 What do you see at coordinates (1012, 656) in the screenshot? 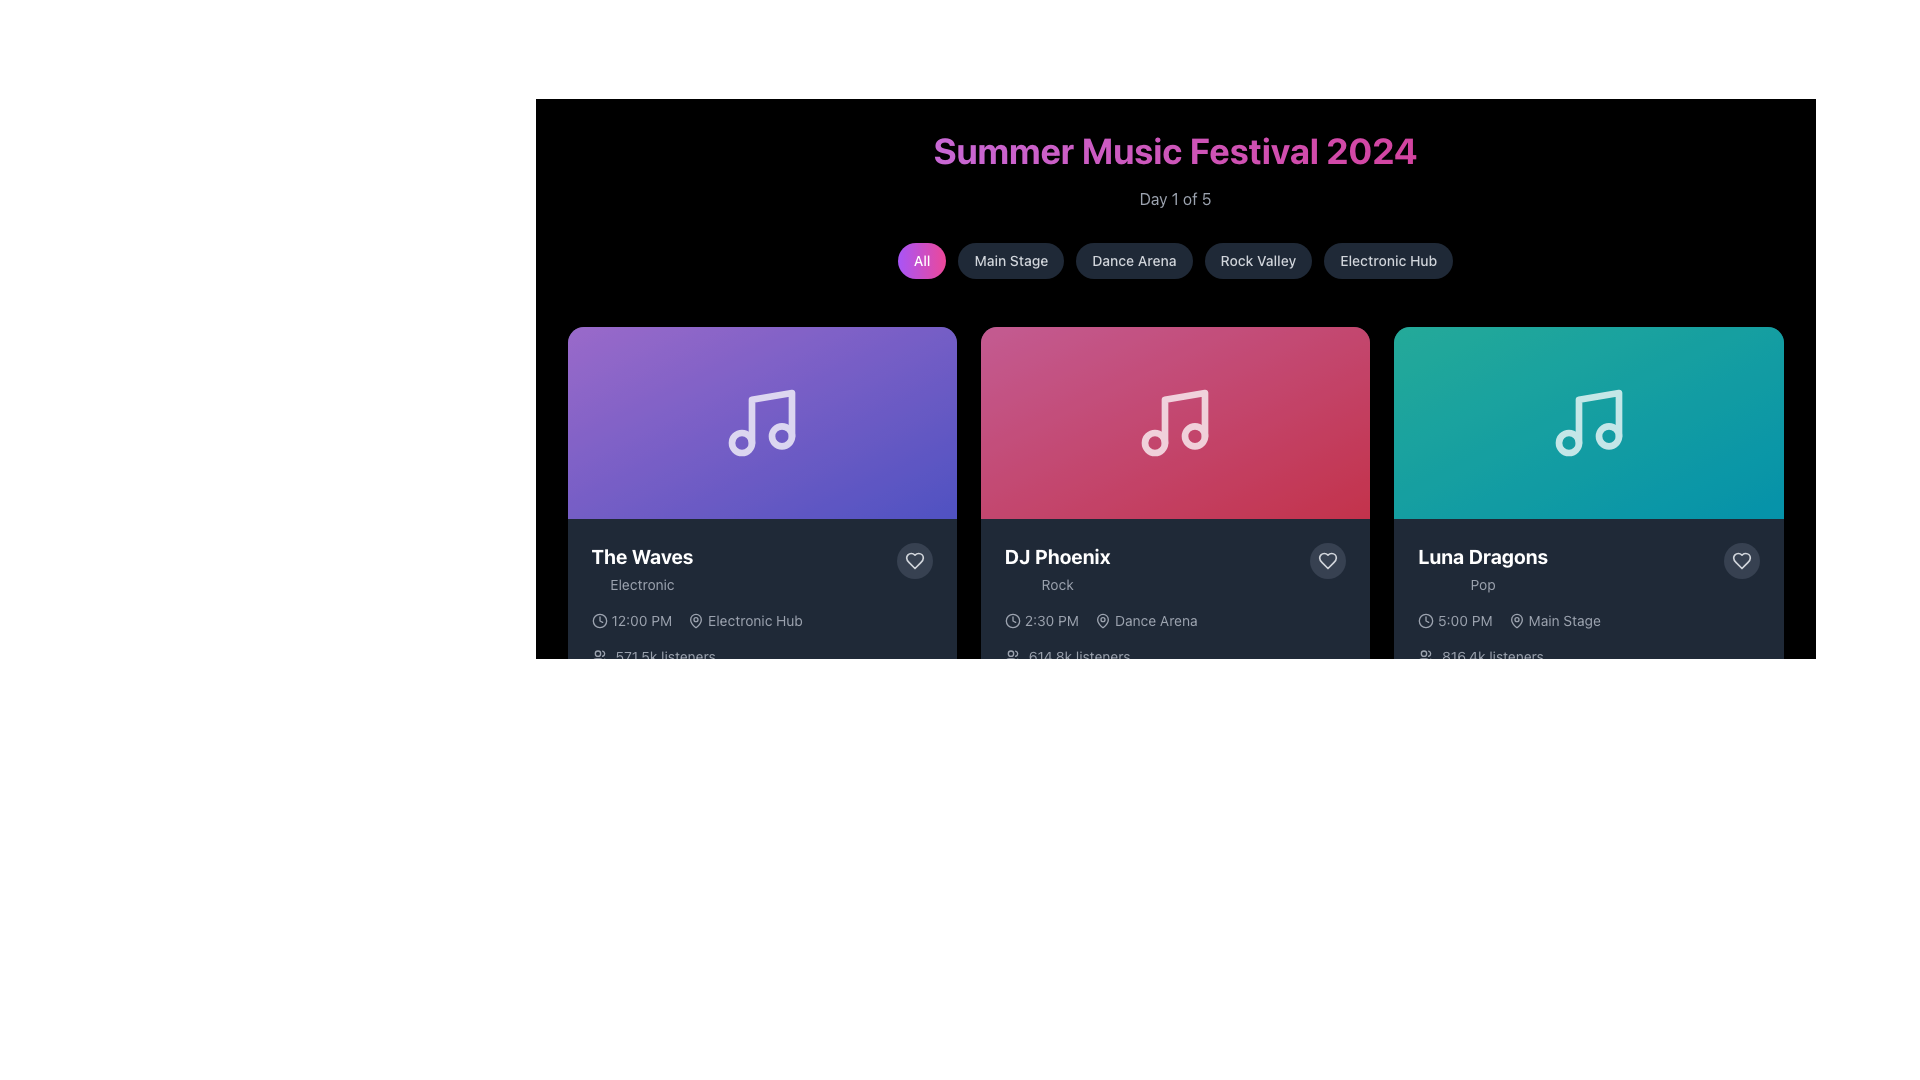
I see `the SVG icon resembling a group of users, located to the left of the '614.8k listeners' text` at bounding box center [1012, 656].